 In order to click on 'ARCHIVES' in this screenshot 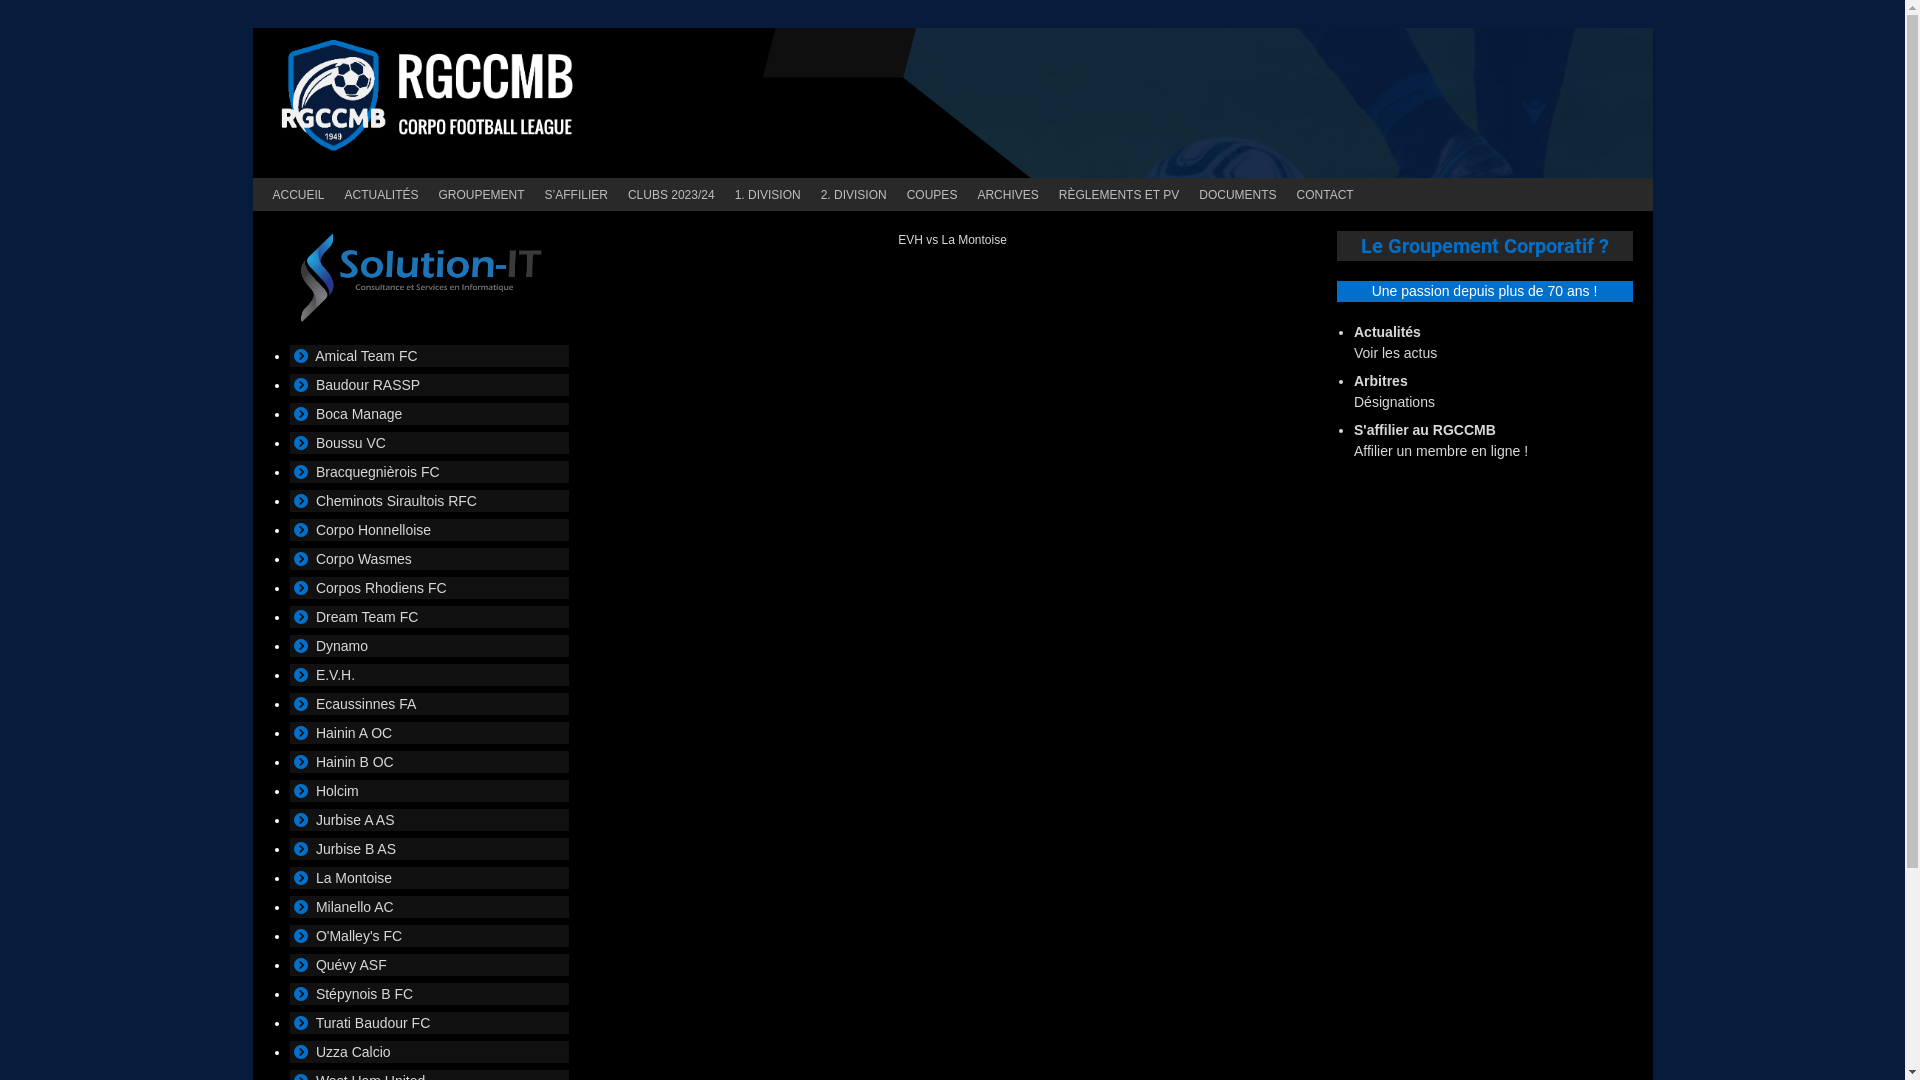, I will do `click(1007, 194)`.